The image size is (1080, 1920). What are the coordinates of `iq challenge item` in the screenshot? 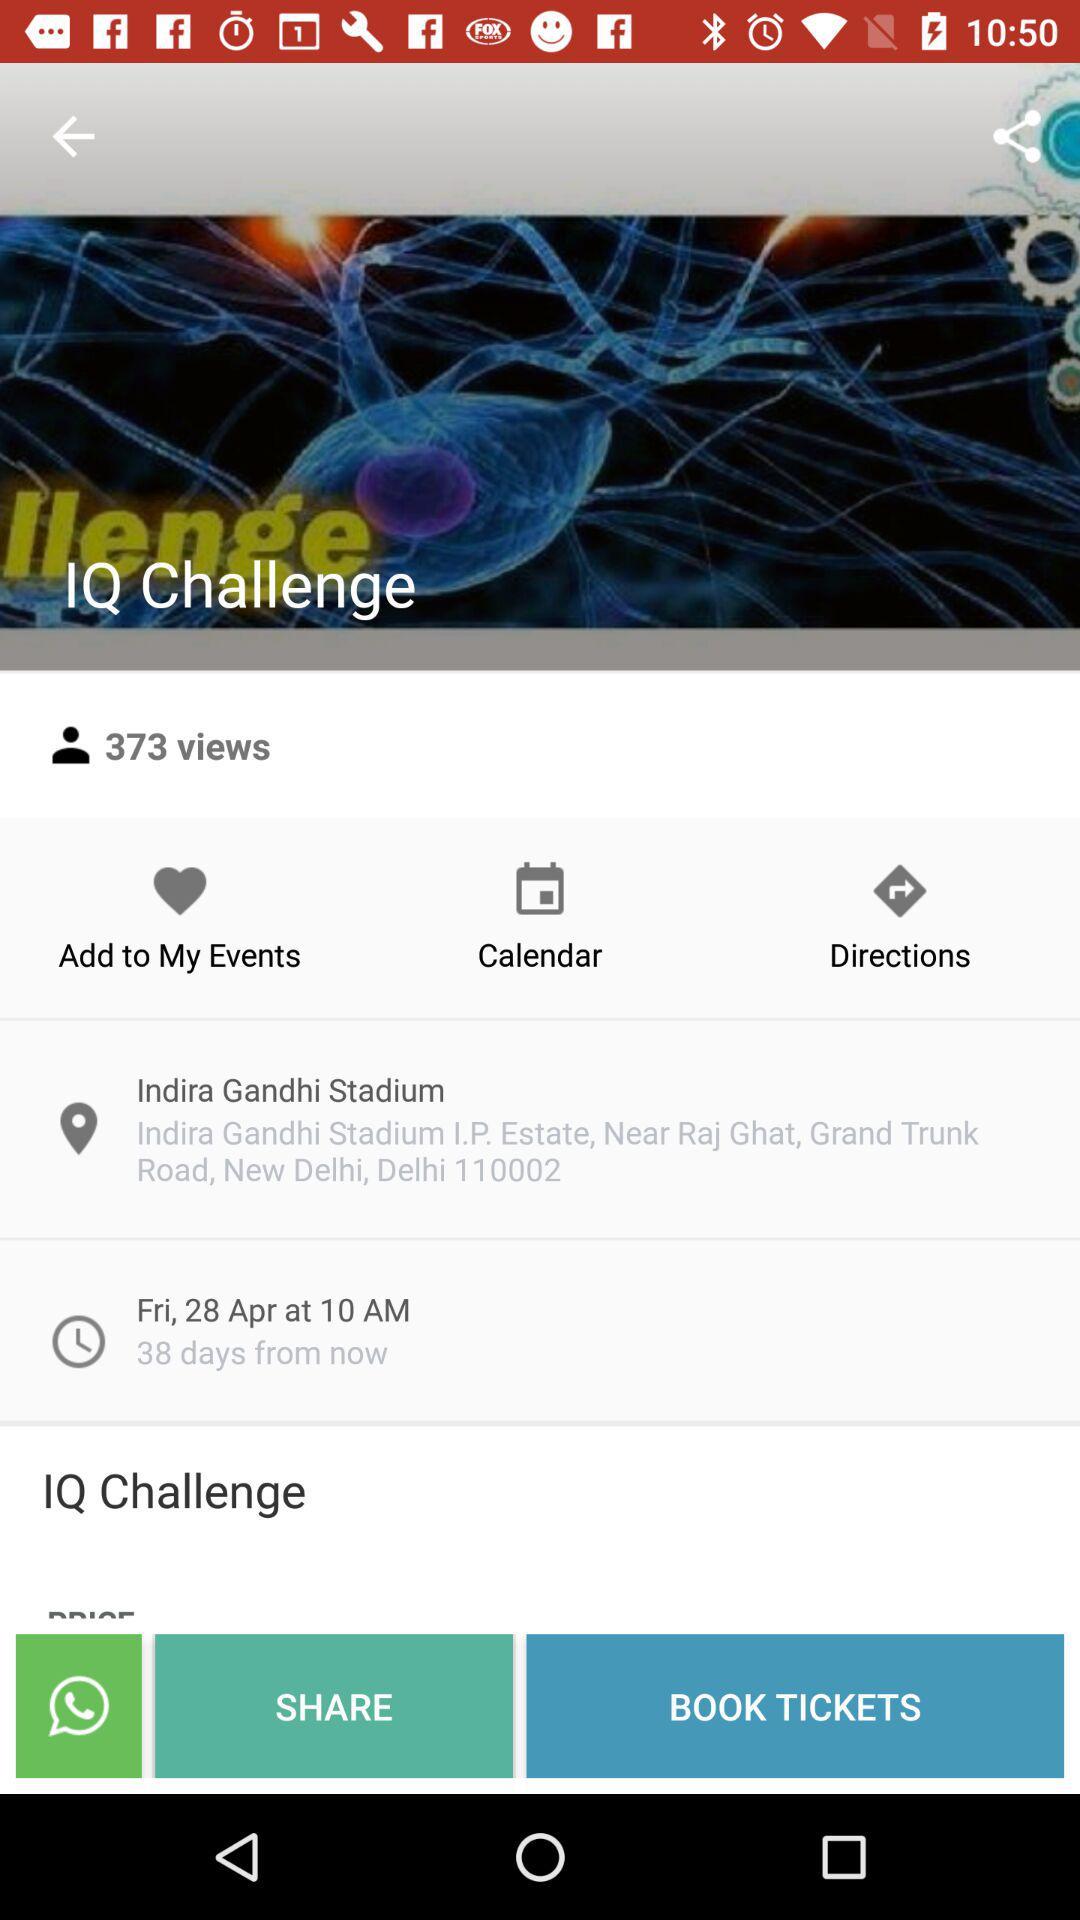 It's located at (540, 1489).